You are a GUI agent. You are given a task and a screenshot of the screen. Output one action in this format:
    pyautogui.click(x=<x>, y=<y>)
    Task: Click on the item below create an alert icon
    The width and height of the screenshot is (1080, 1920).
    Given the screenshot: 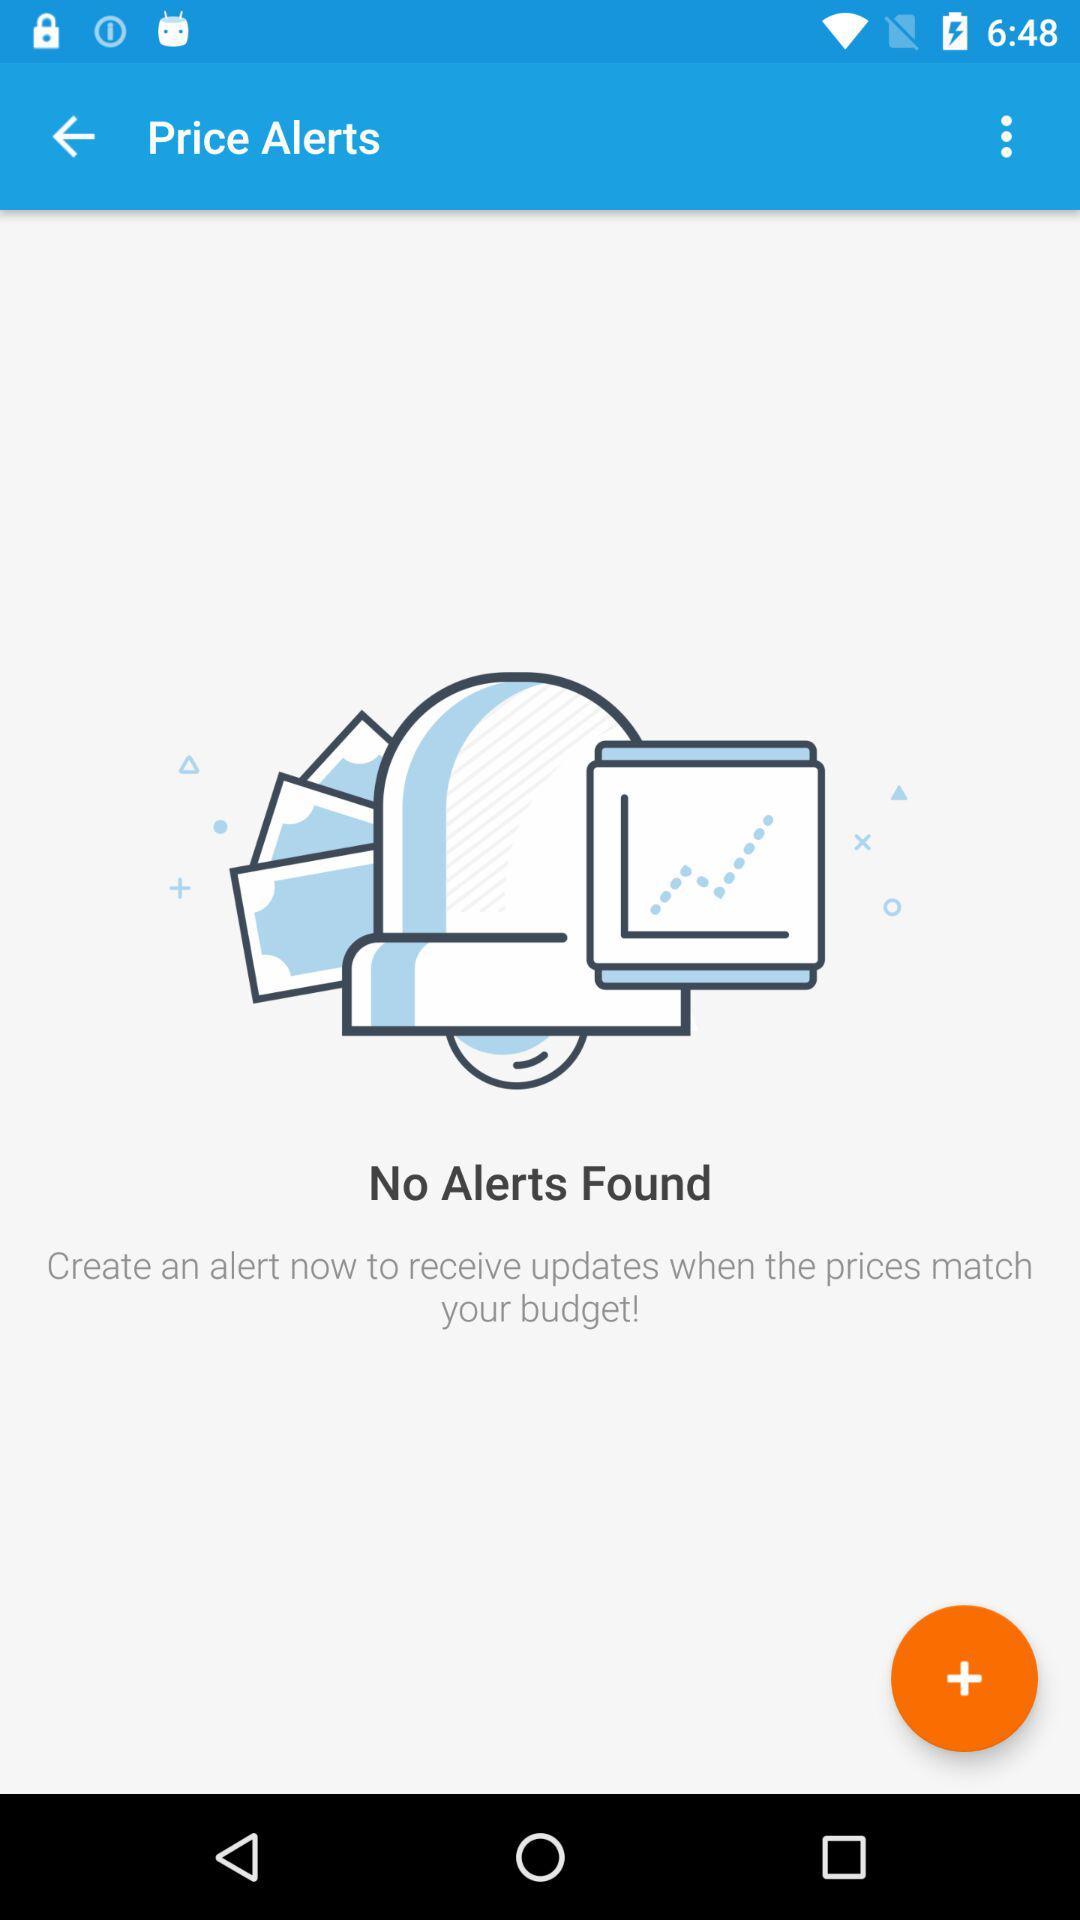 What is the action you would take?
    pyautogui.click(x=963, y=1678)
    